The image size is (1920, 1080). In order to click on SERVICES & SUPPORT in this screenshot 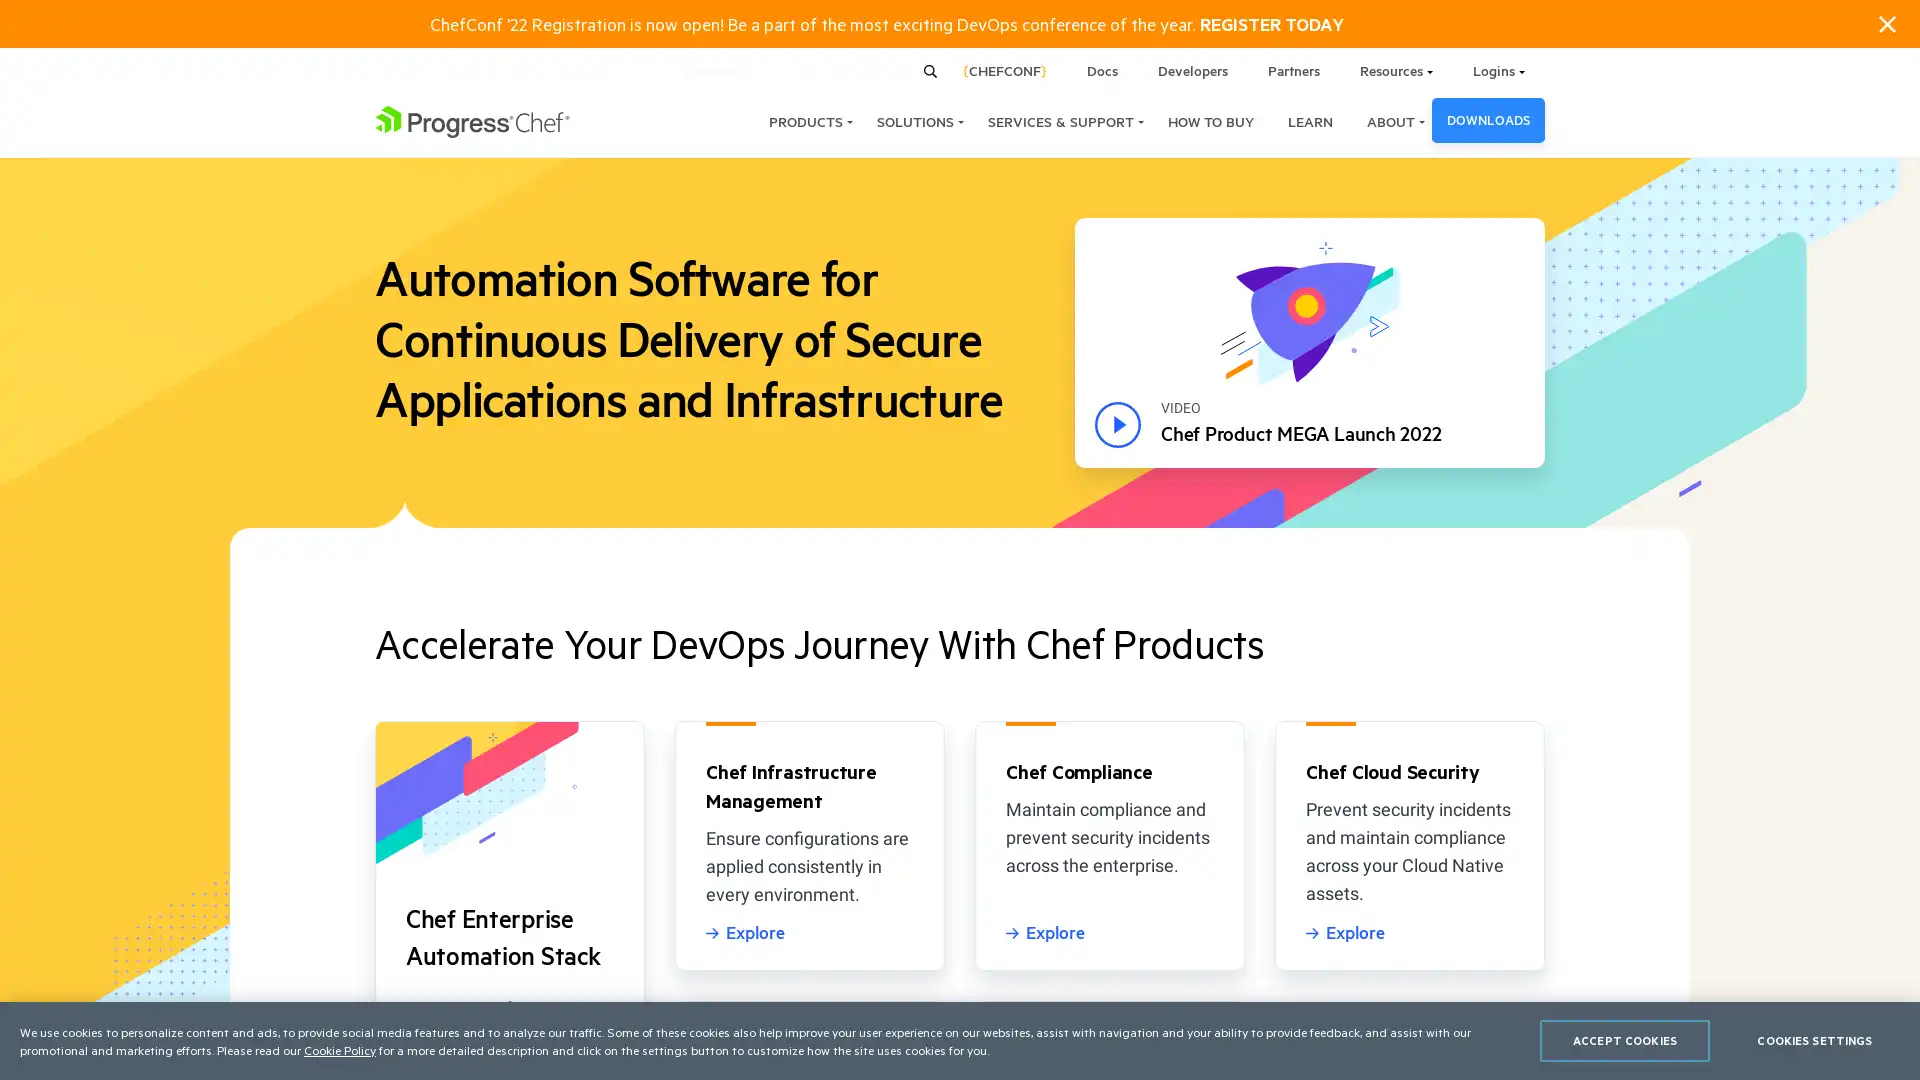, I will do `click(1016, 122)`.